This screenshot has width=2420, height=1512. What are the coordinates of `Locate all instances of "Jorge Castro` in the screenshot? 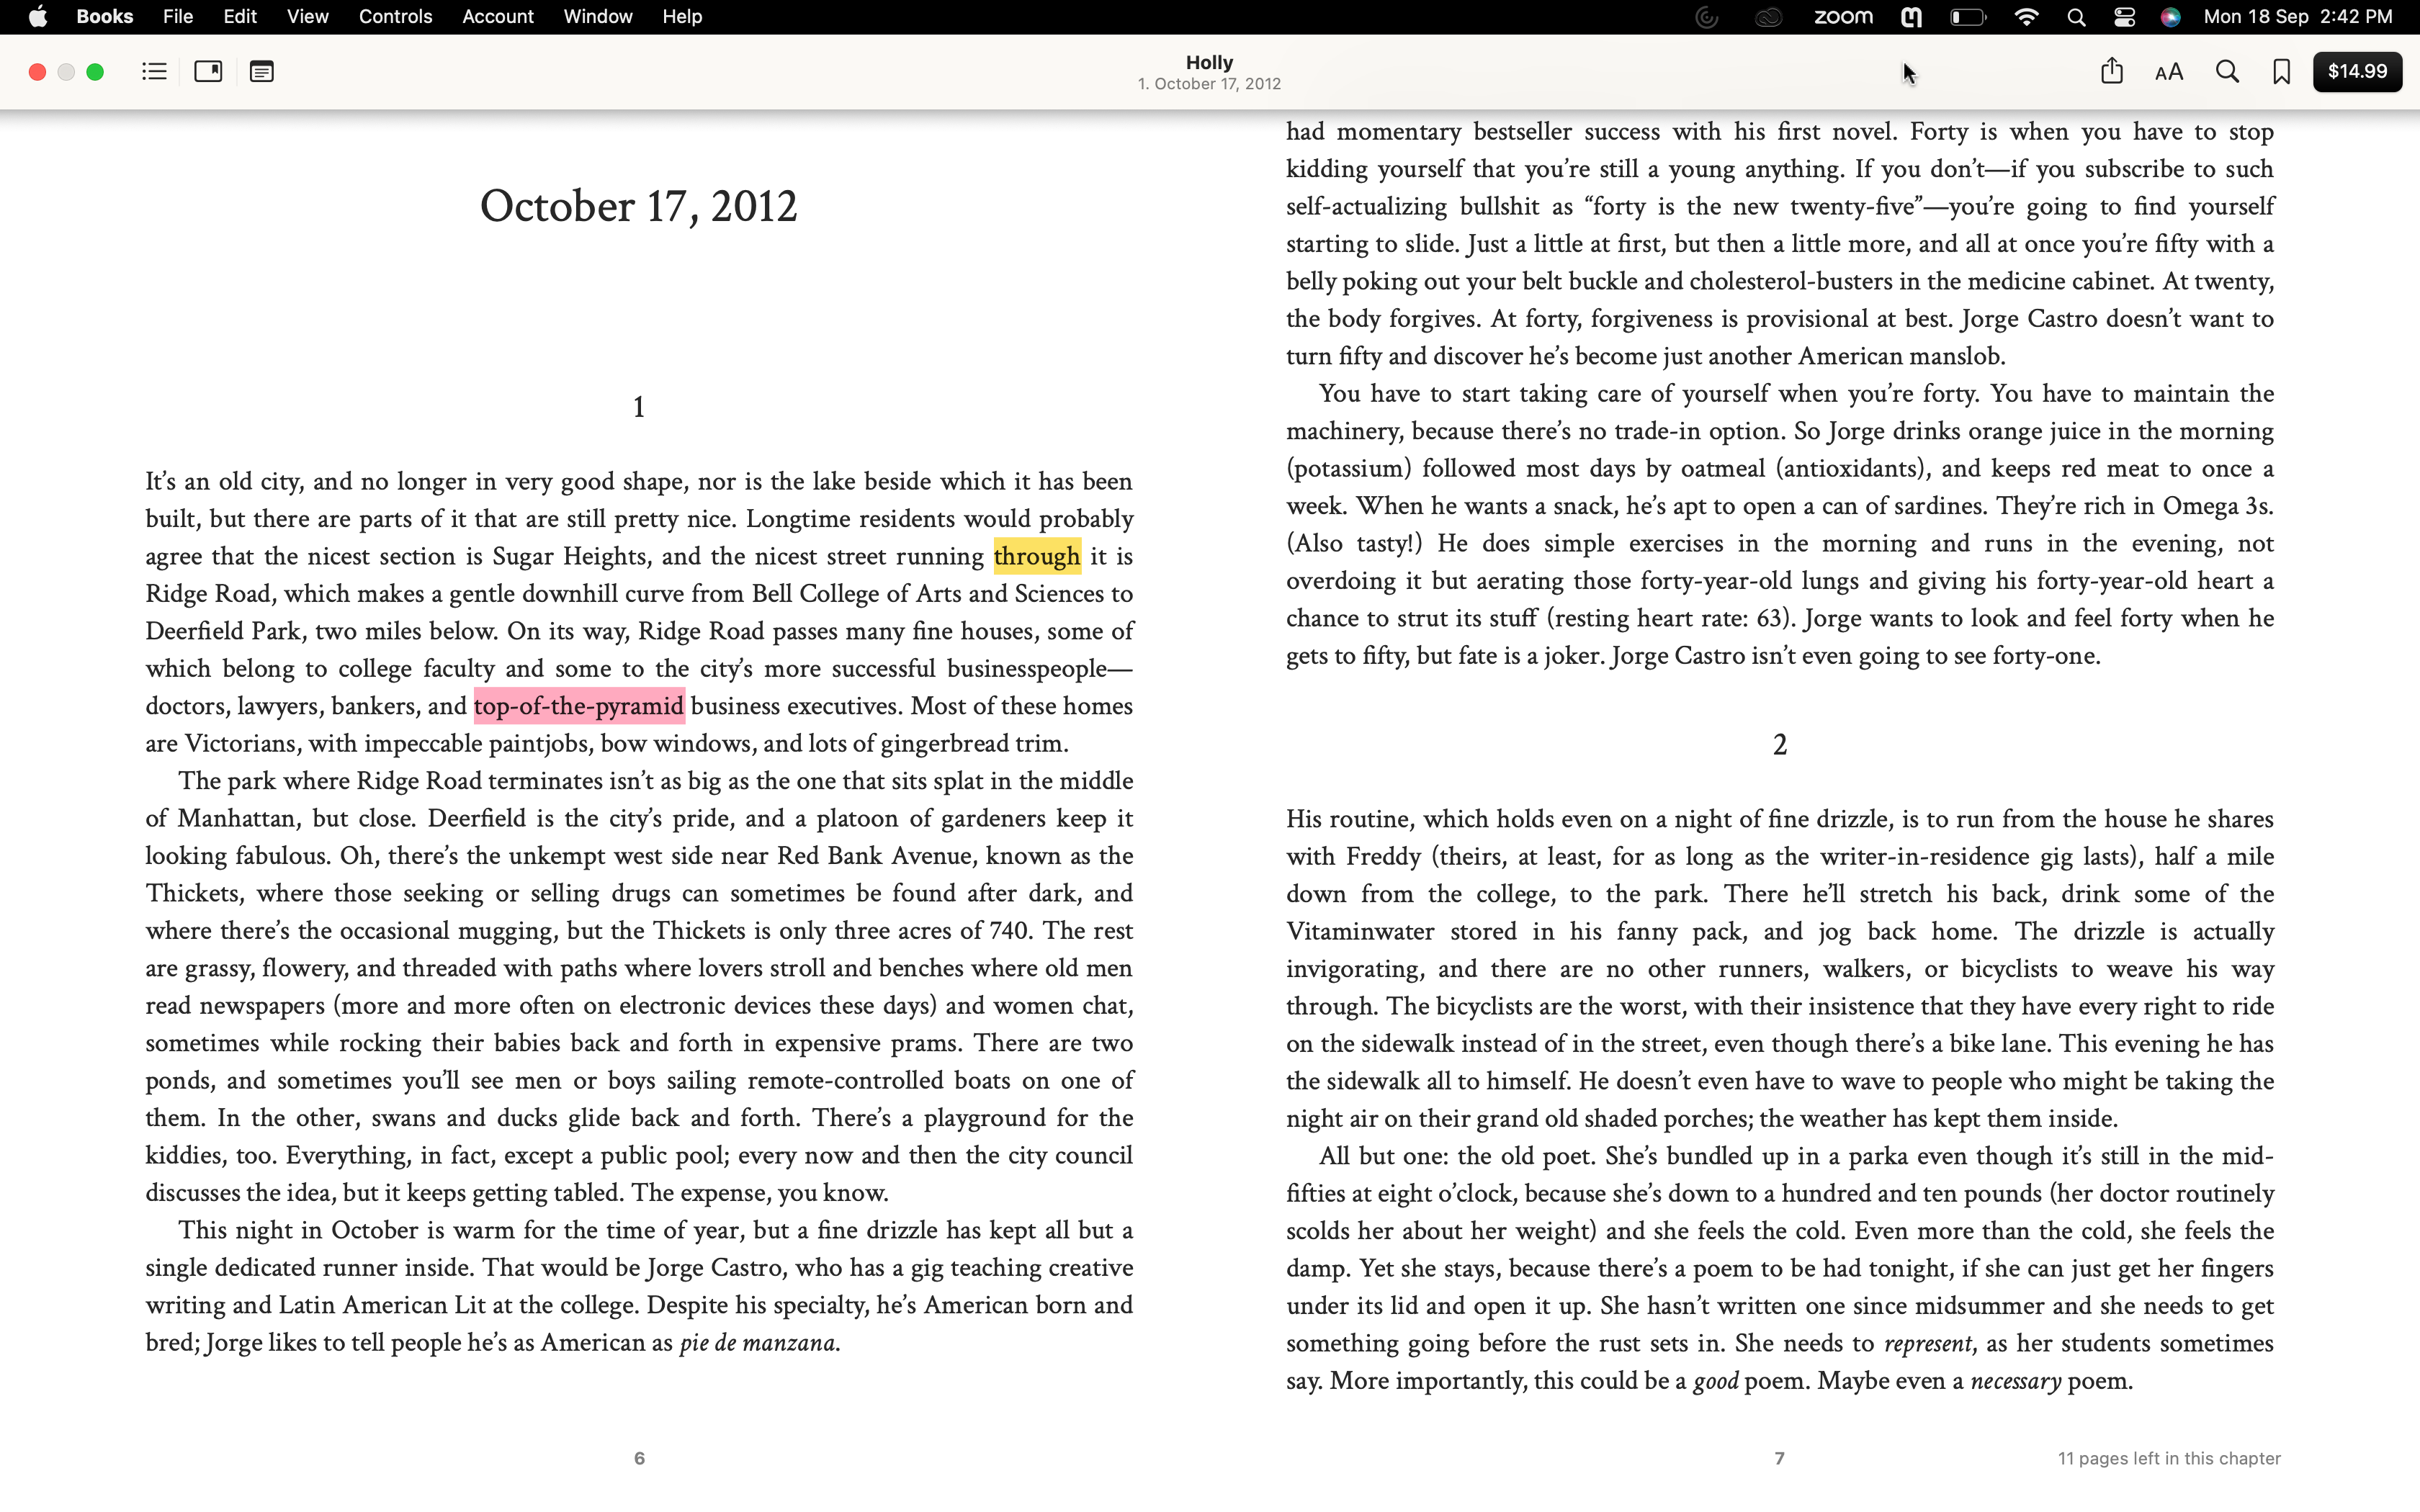 It's located at (2225, 73).